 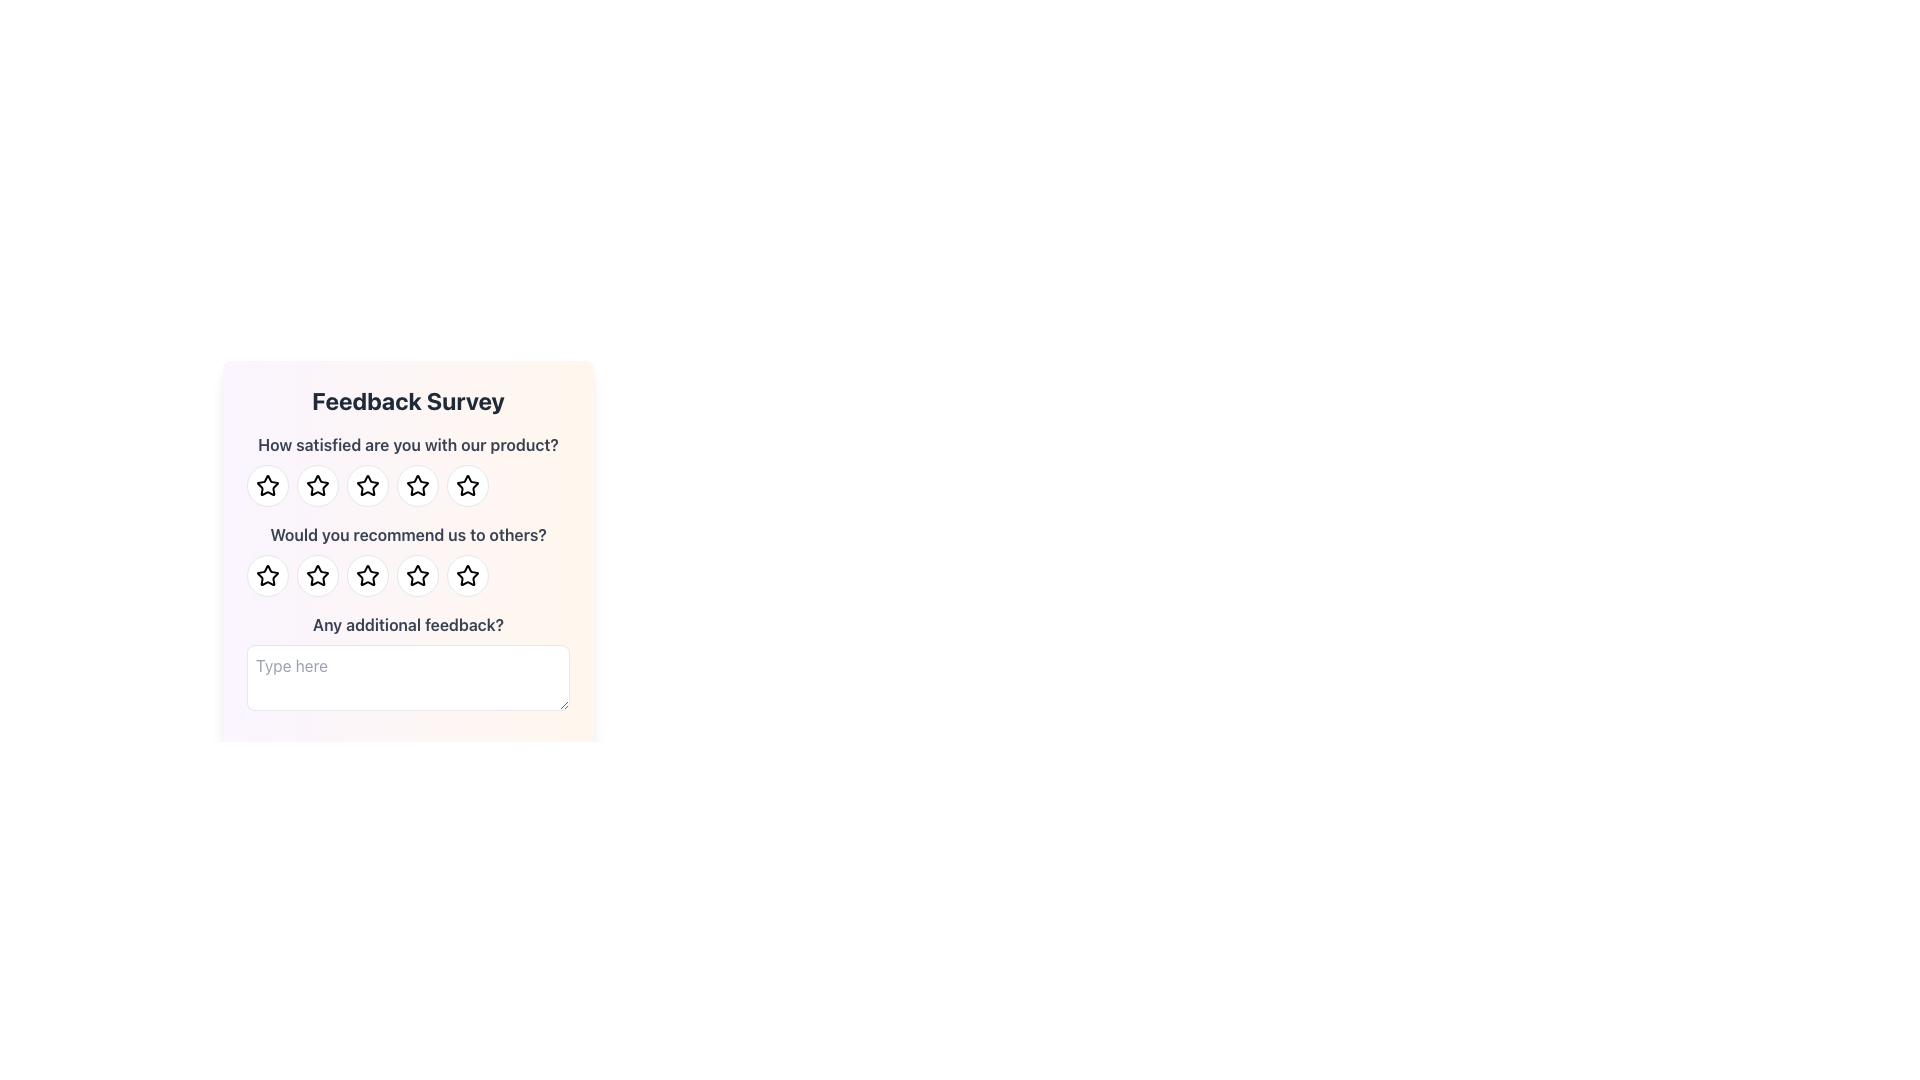 I want to click on the first star icon button, so click(x=266, y=485).